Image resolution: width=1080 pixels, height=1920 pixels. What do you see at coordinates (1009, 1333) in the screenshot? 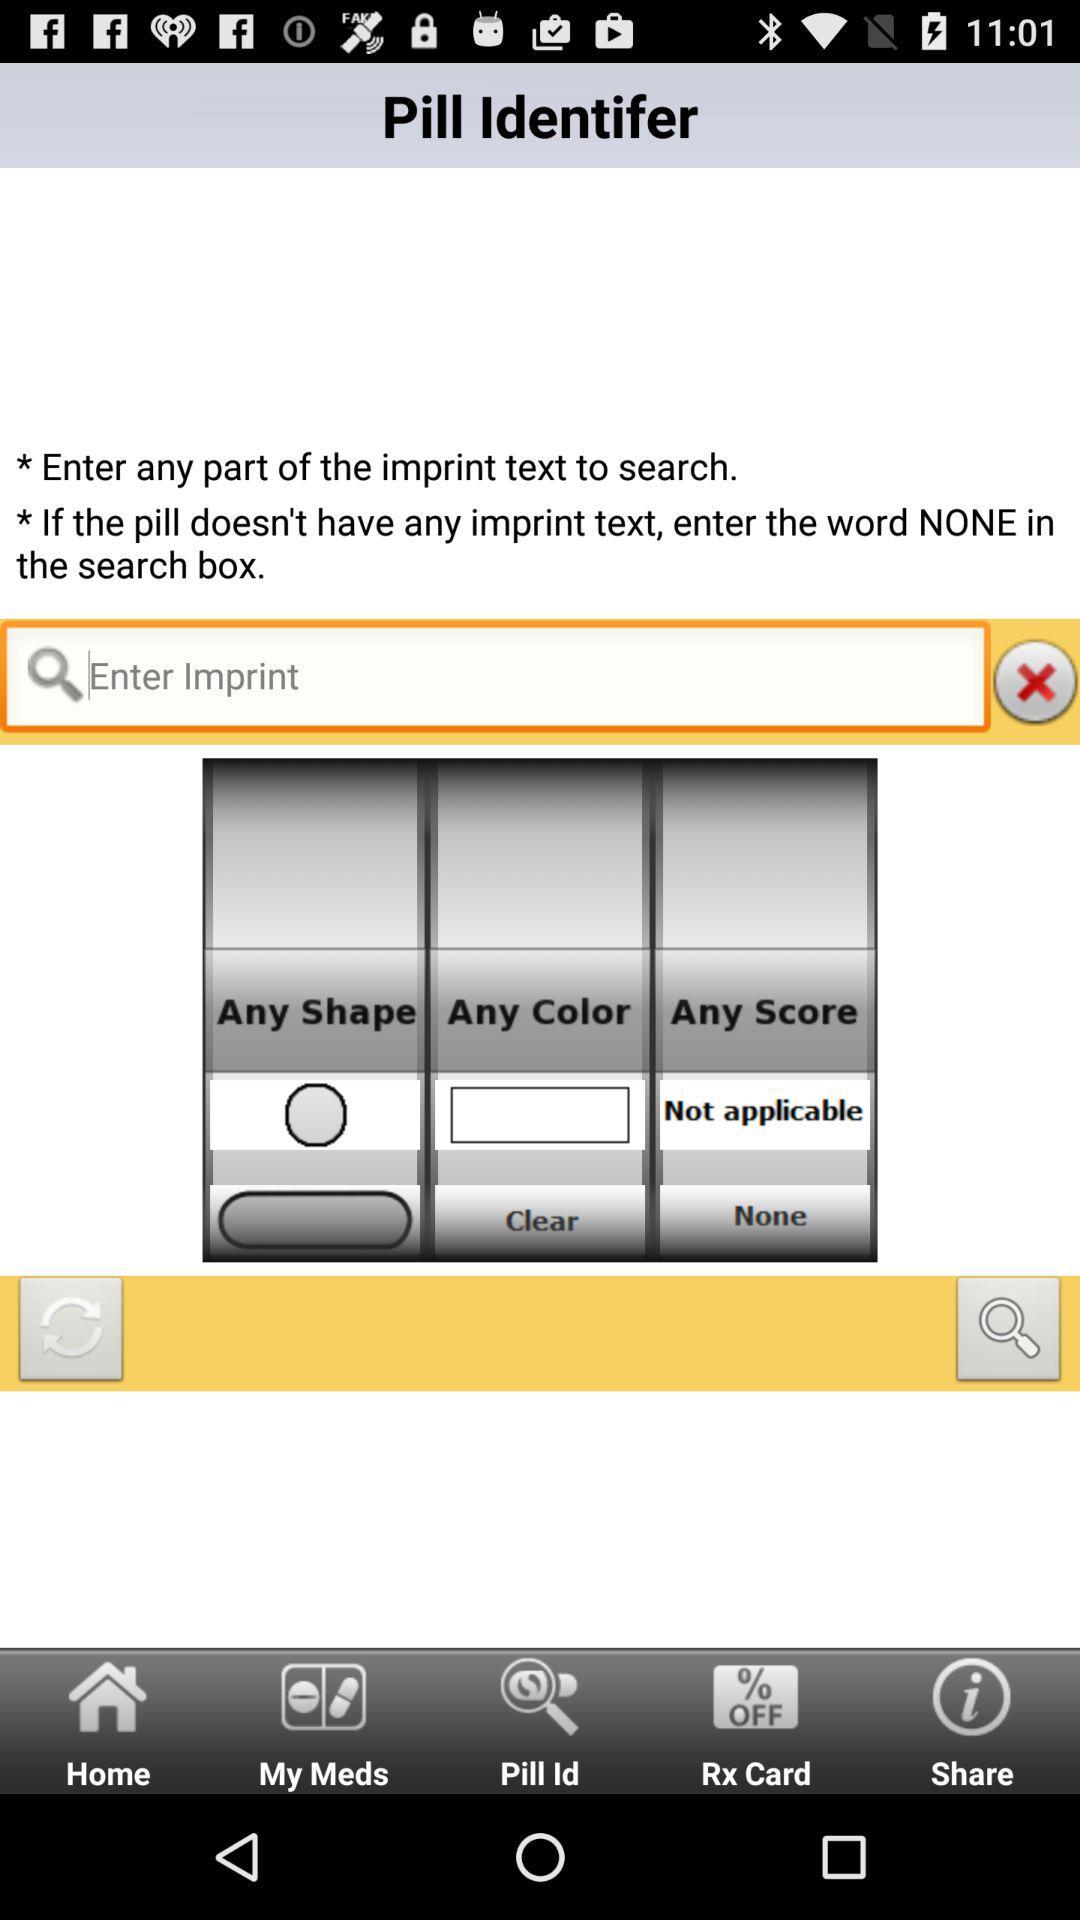
I see `the search option which is beside of the reload option` at bounding box center [1009, 1333].